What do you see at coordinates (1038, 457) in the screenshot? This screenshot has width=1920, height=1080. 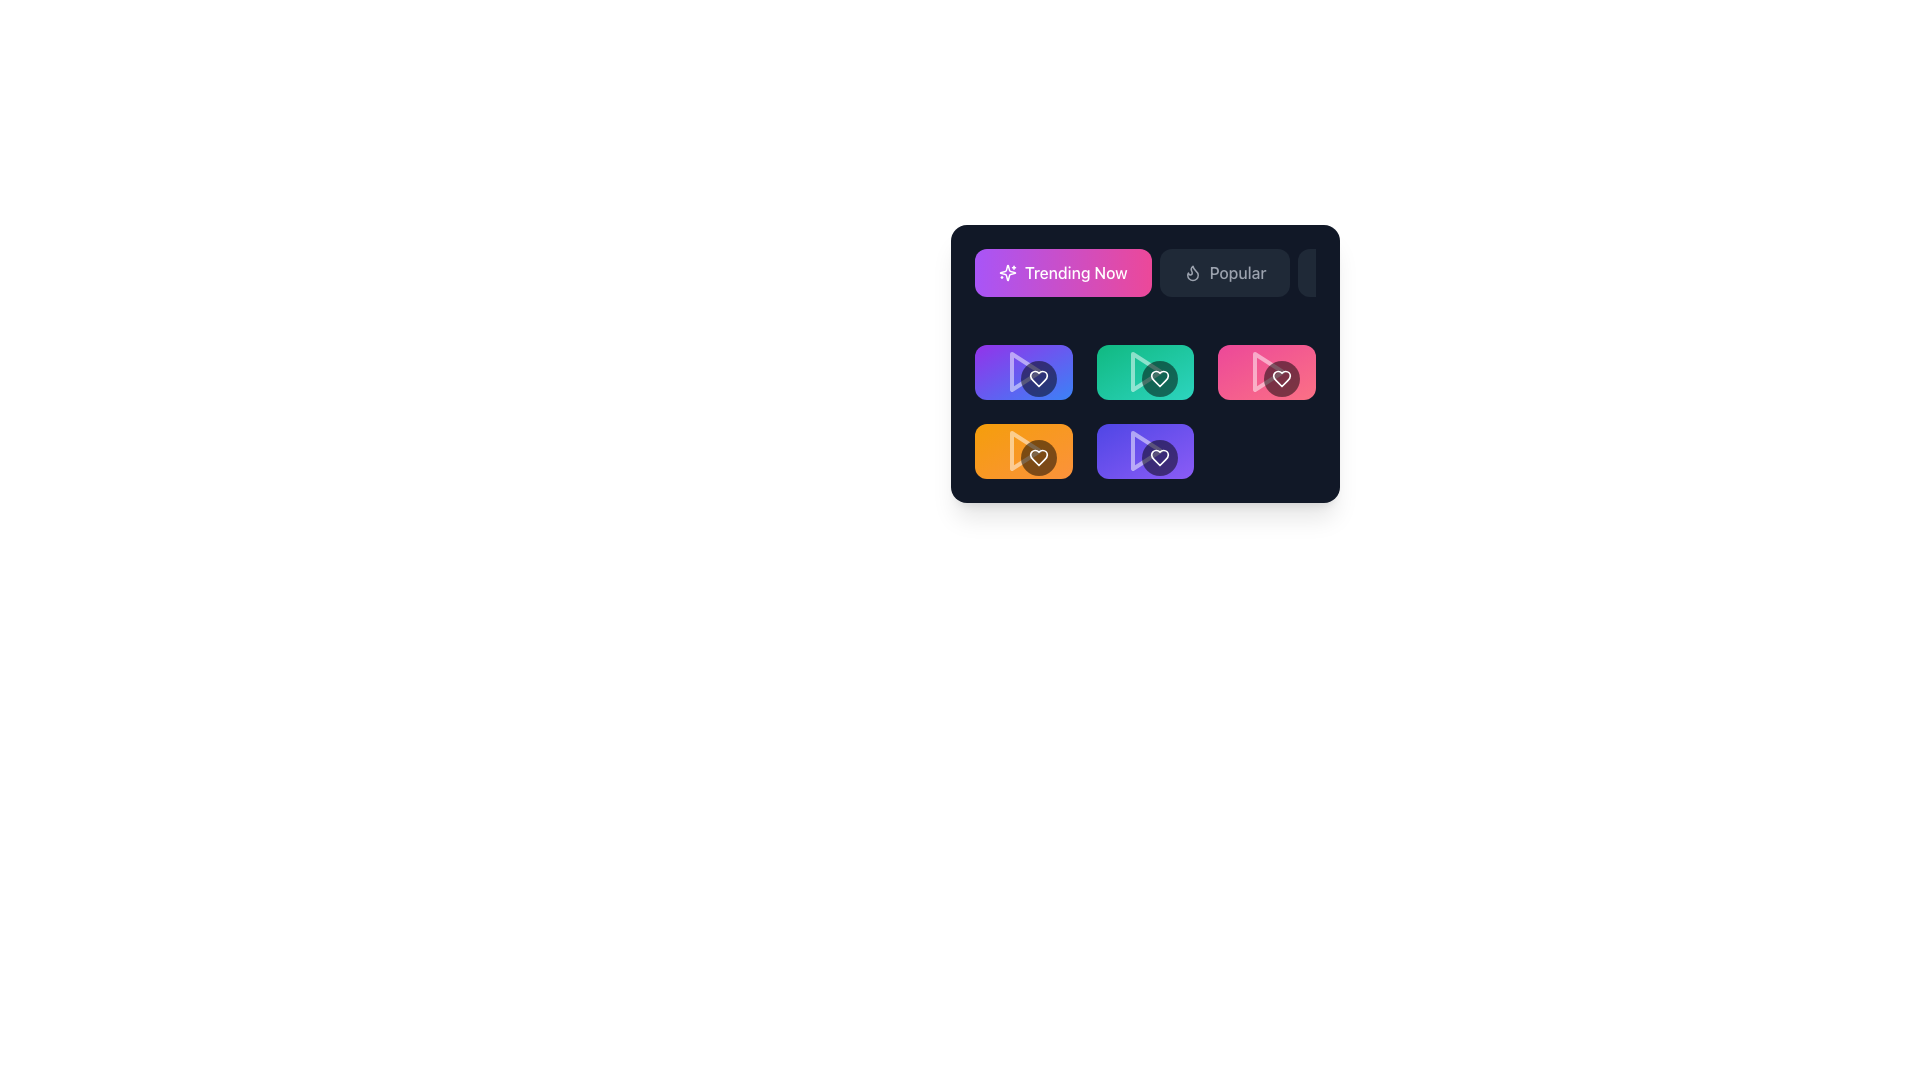 I see `the favorite icon located at the bottom-left of the orange rectangle card` at bounding box center [1038, 457].